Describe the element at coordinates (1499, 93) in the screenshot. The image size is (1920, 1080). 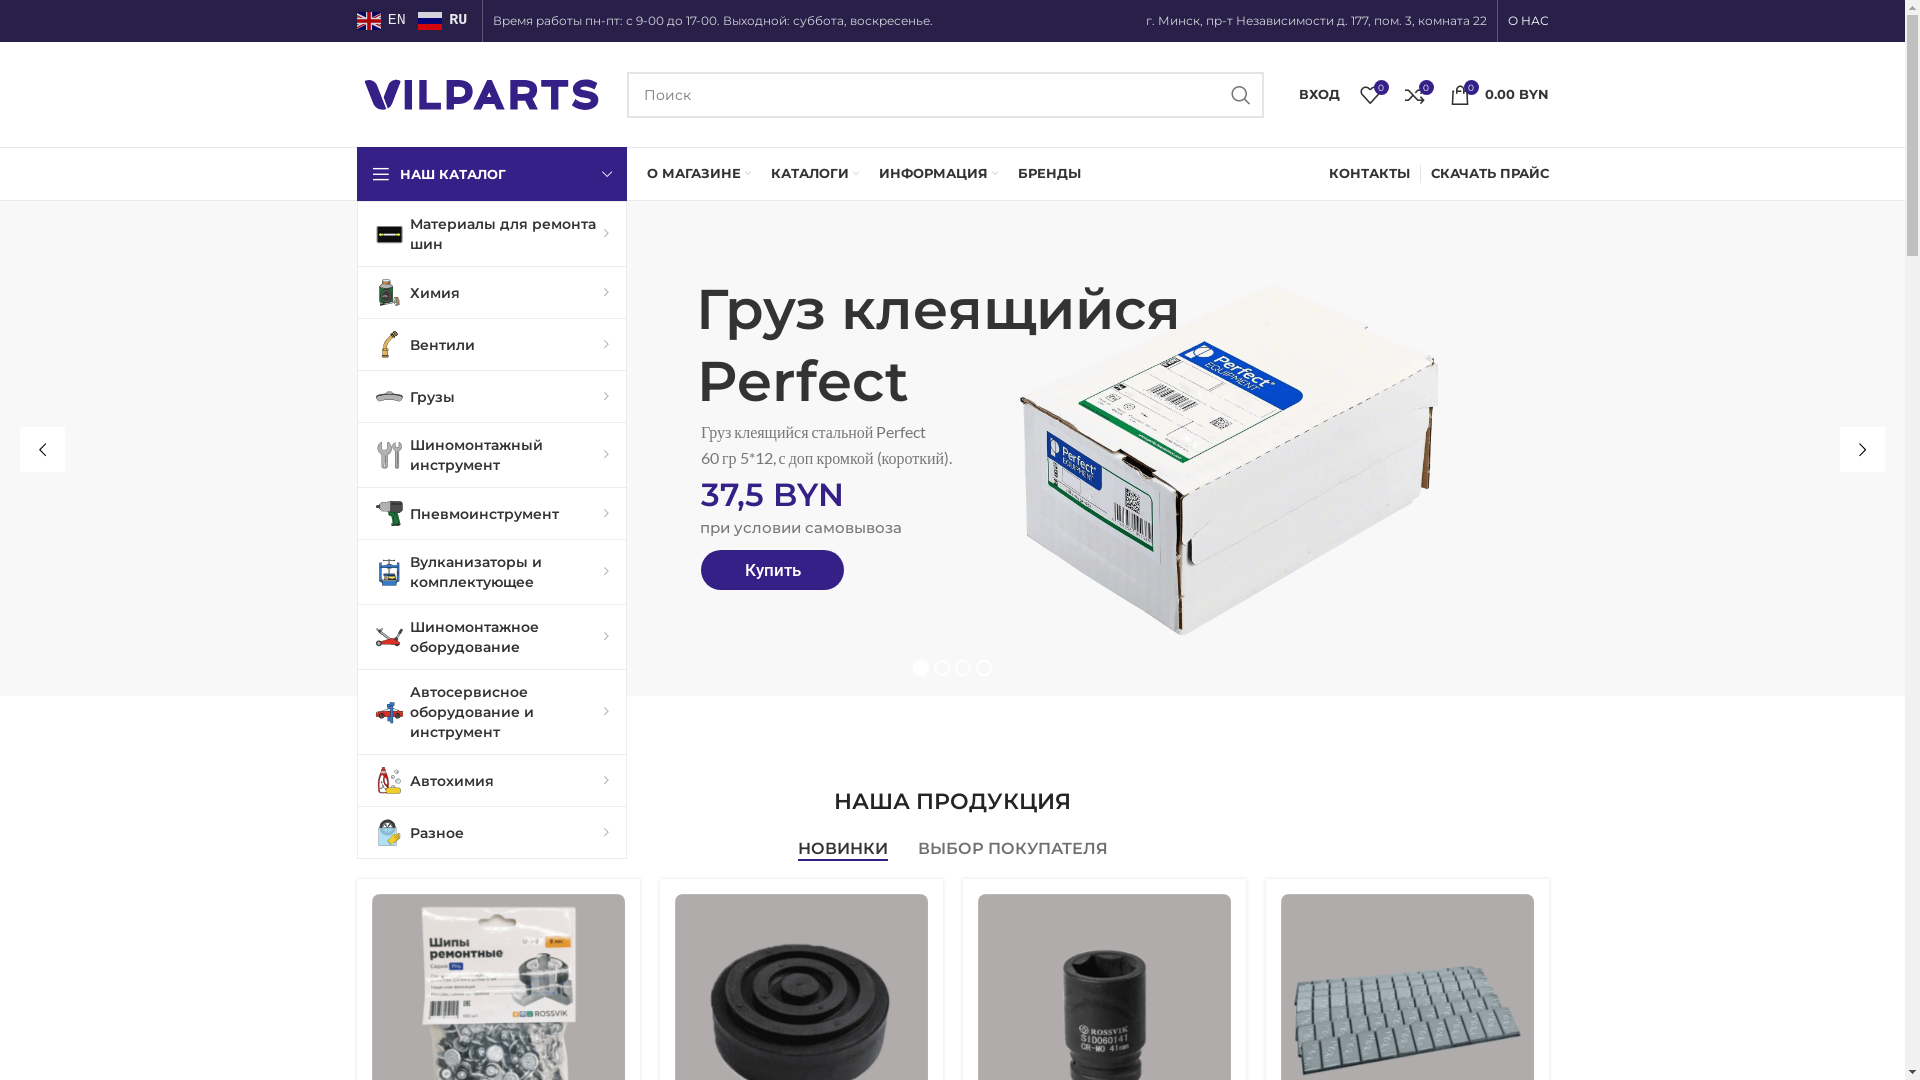
I see `'0` at that location.